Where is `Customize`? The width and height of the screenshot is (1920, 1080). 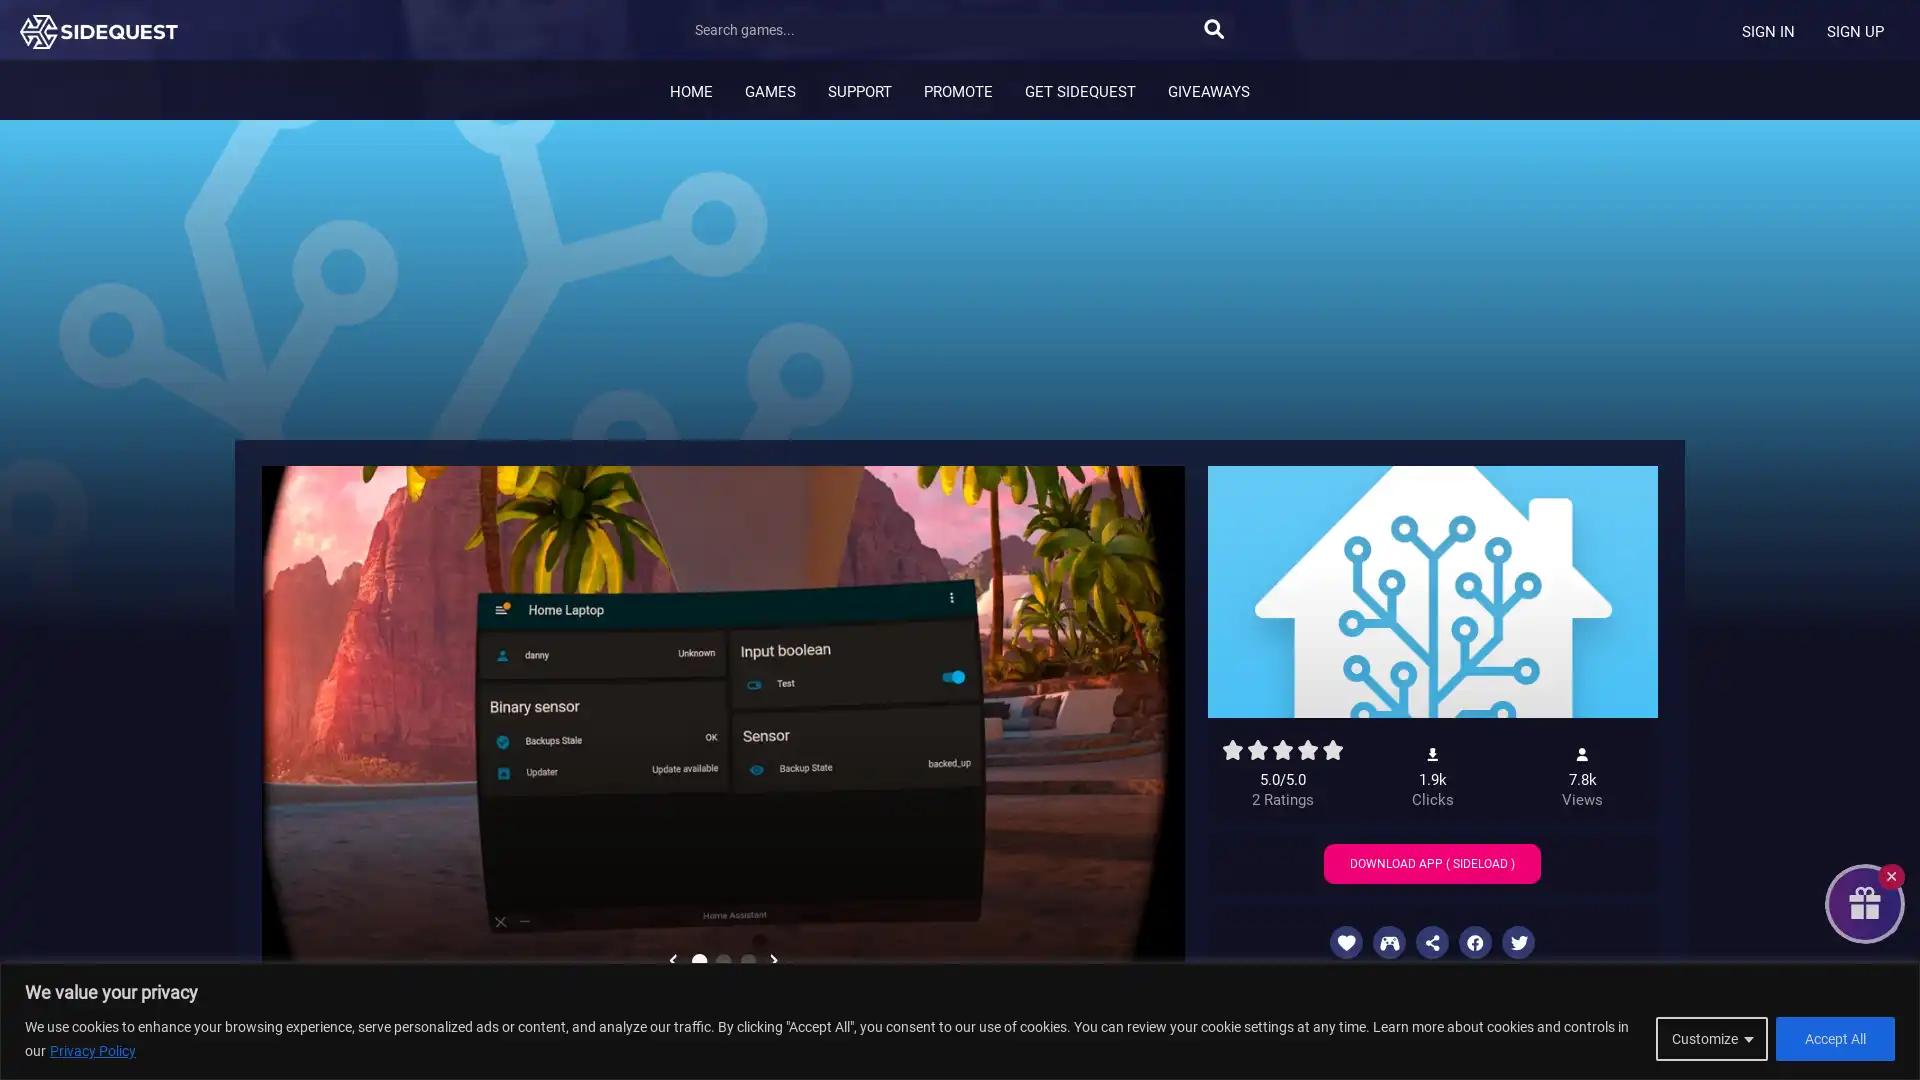 Customize is located at coordinates (1711, 1036).